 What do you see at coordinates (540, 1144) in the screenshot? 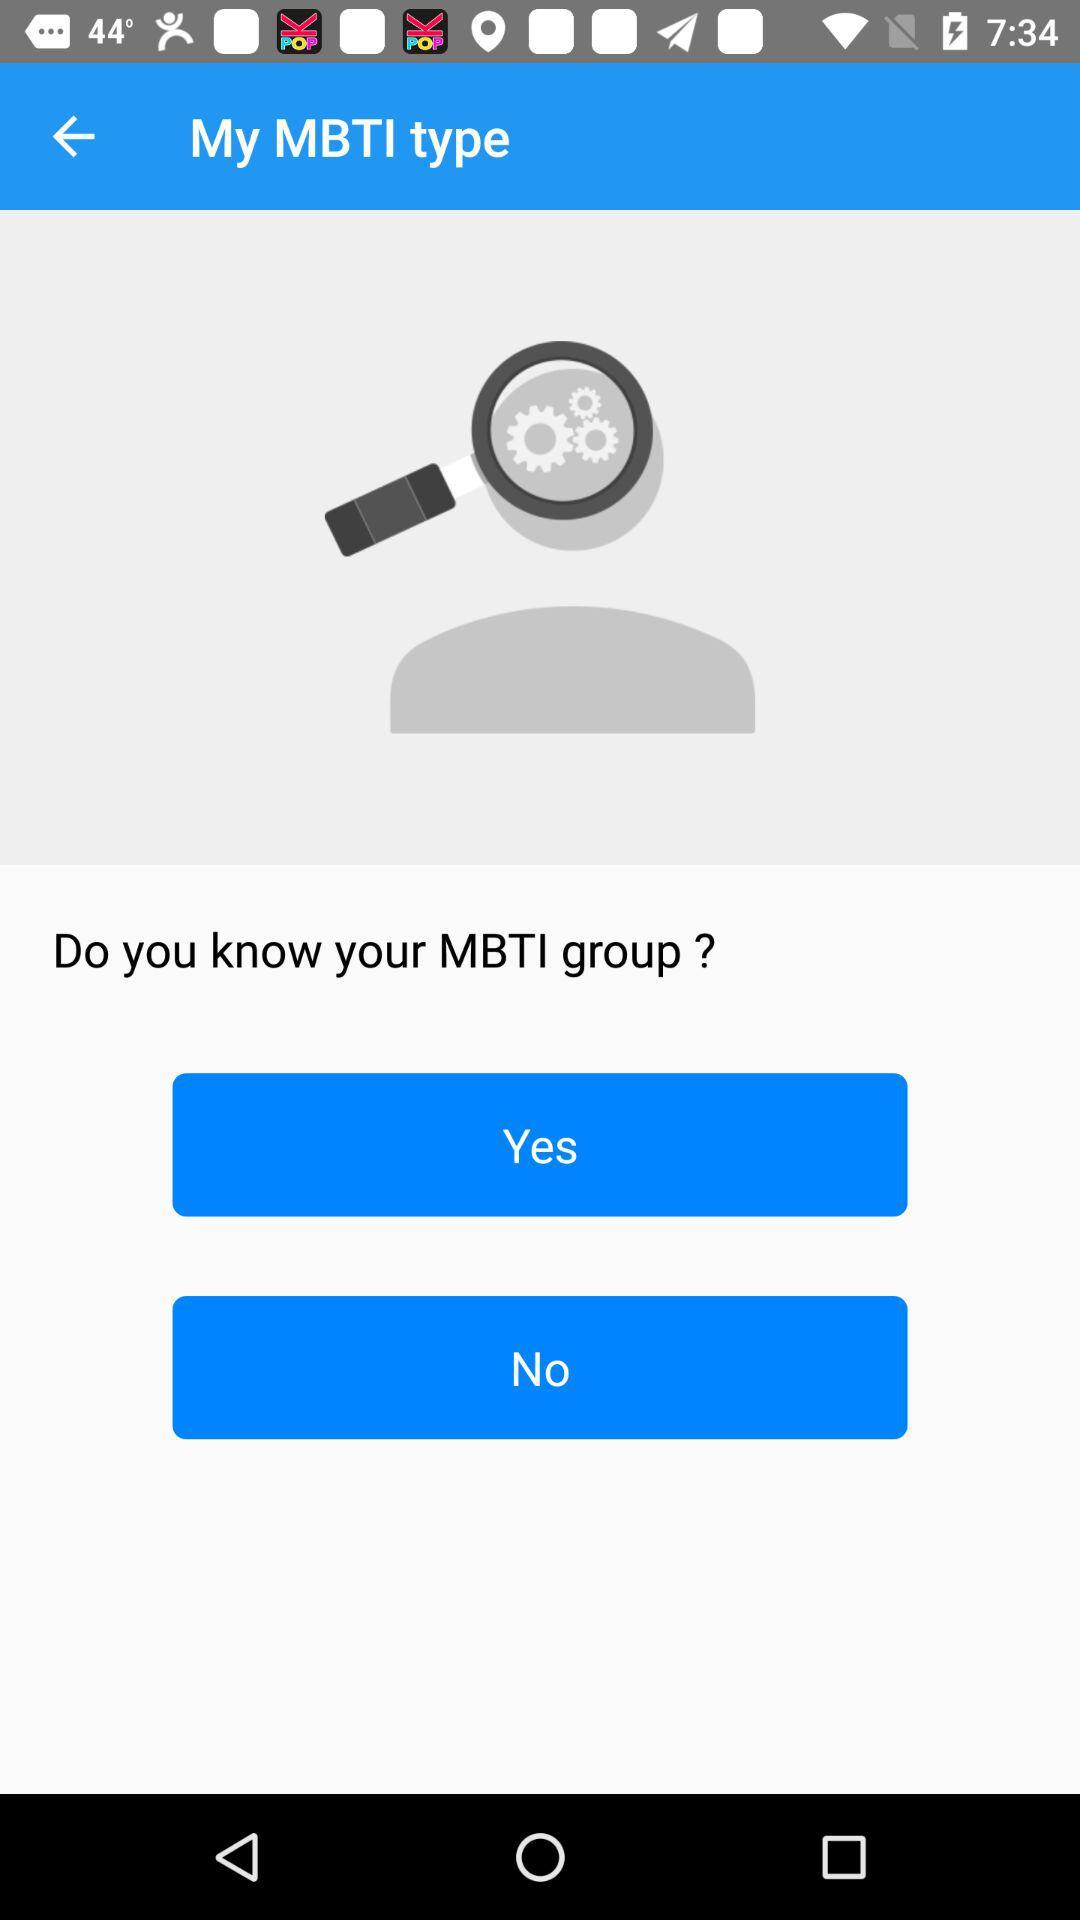
I see `the yes` at bounding box center [540, 1144].